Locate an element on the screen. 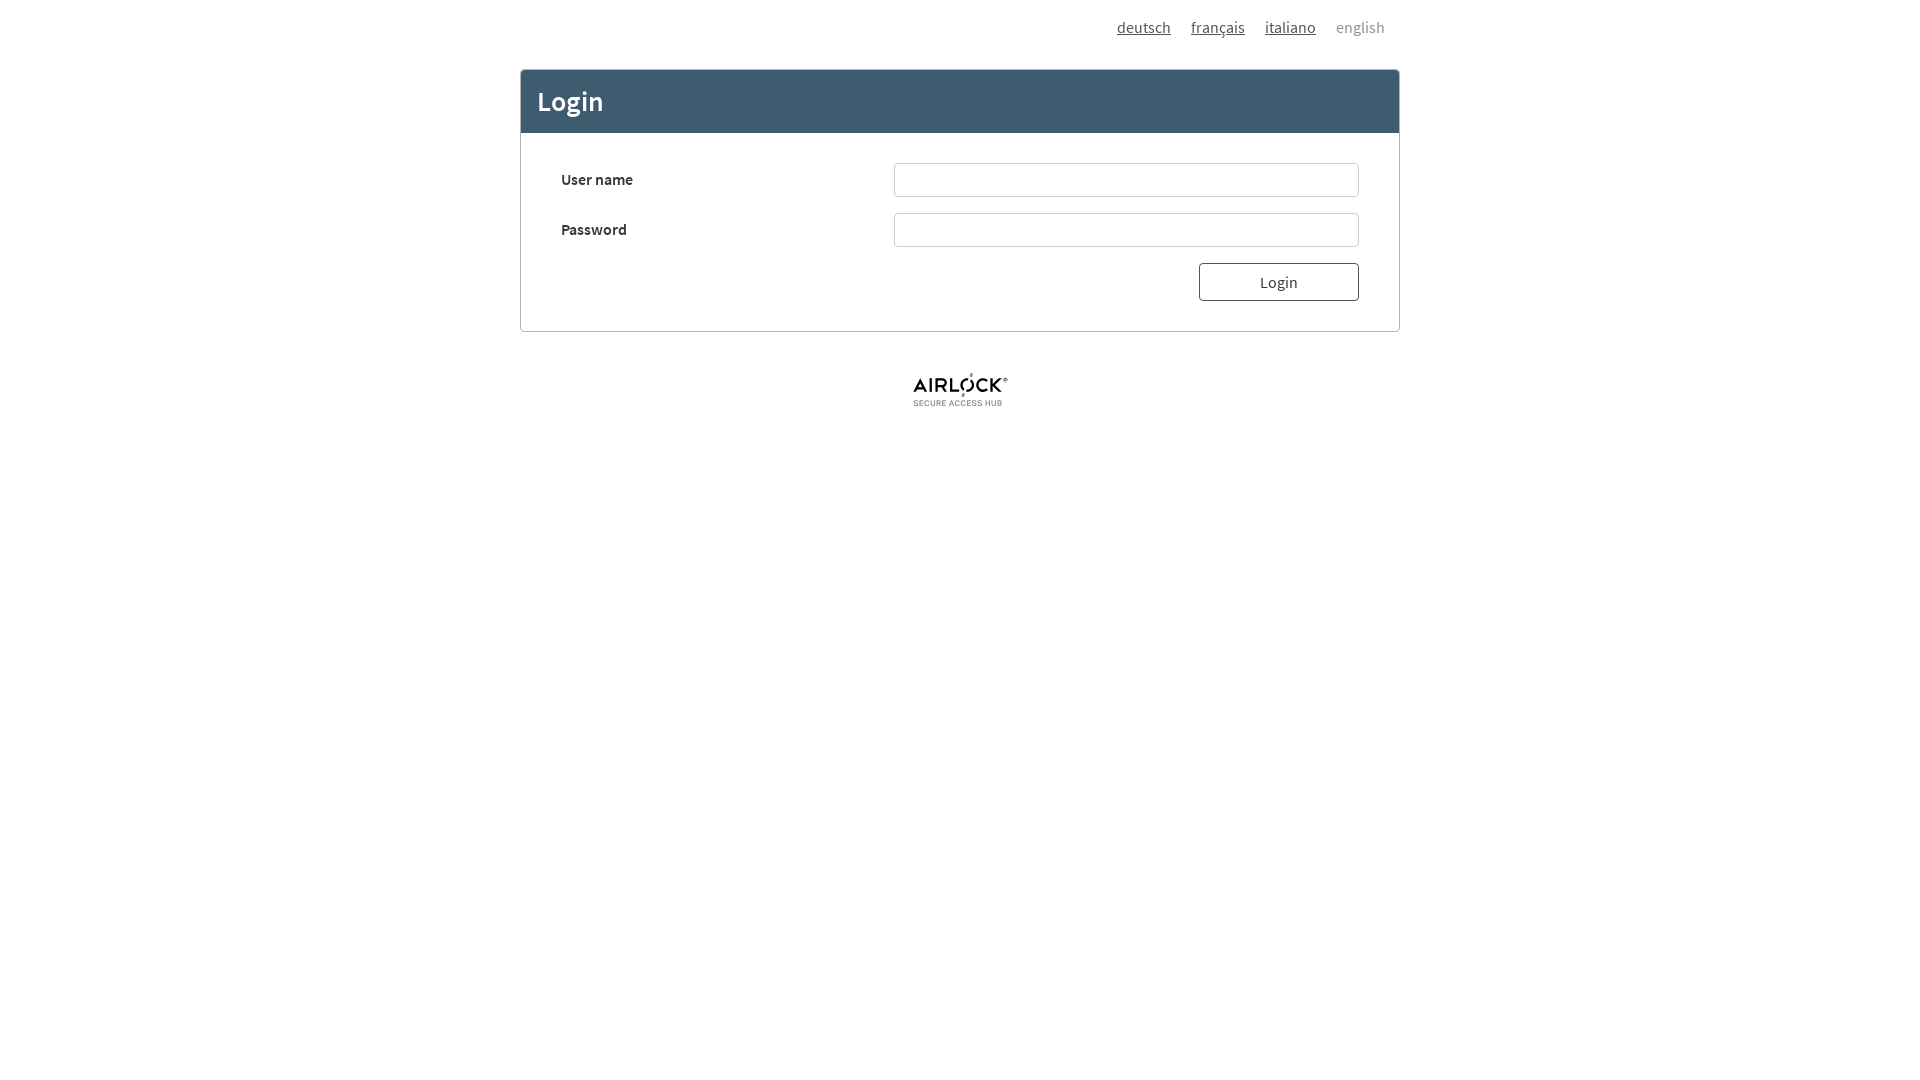  'Login' is located at coordinates (1277, 281).